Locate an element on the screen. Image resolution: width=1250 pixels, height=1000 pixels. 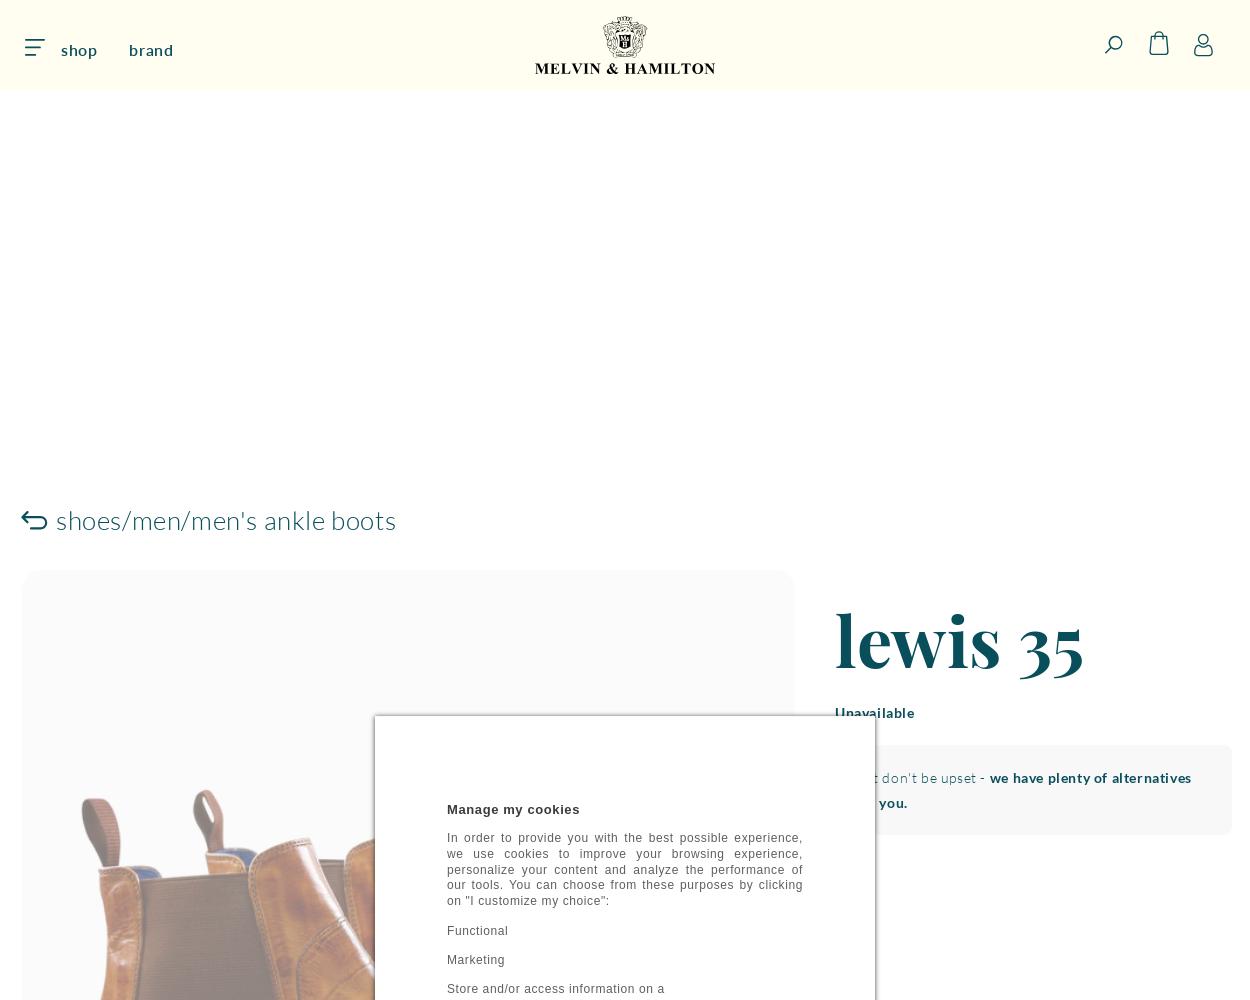
'we have plenty of alternatives for you.' is located at coordinates (1023, 789).